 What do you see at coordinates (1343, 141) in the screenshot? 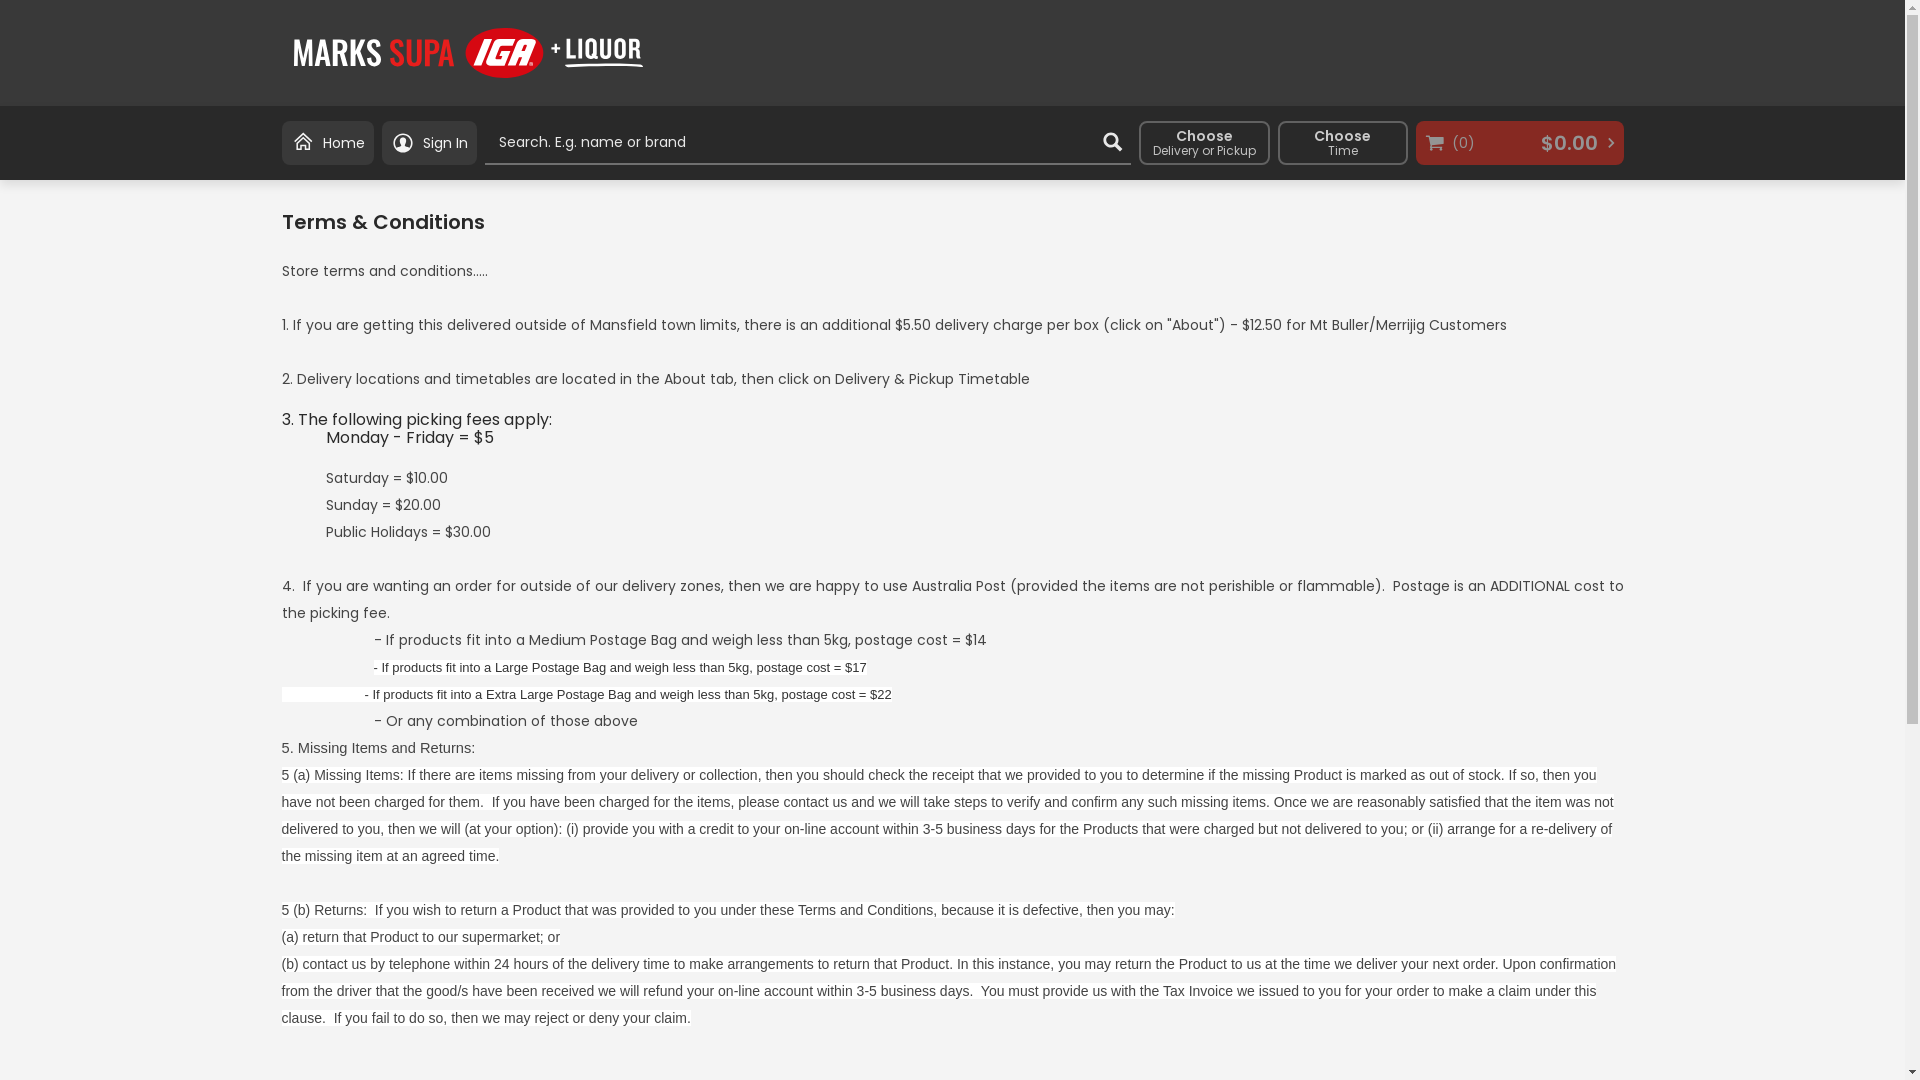
I see `'Choose` at bounding box center [1343, 141].